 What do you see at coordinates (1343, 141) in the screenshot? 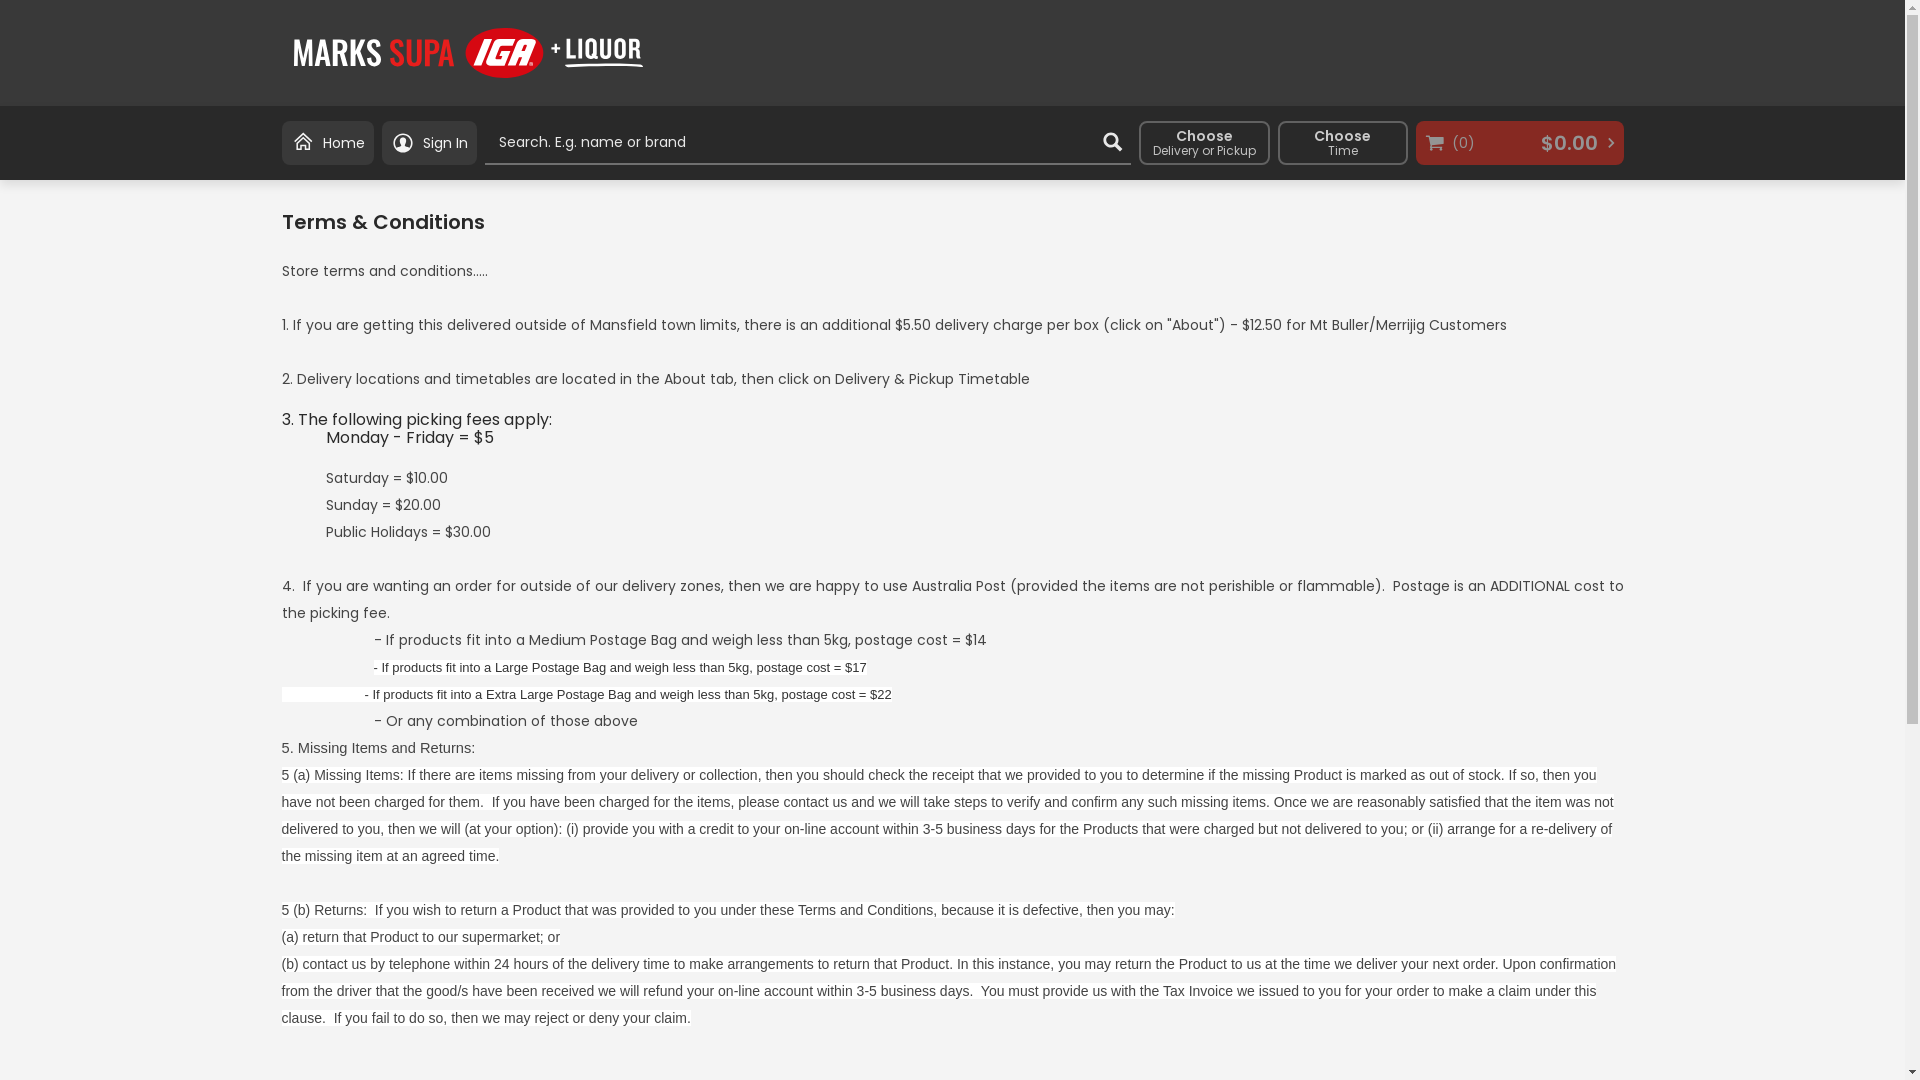
I see `'Choose` at bounding box center [1343, 141].